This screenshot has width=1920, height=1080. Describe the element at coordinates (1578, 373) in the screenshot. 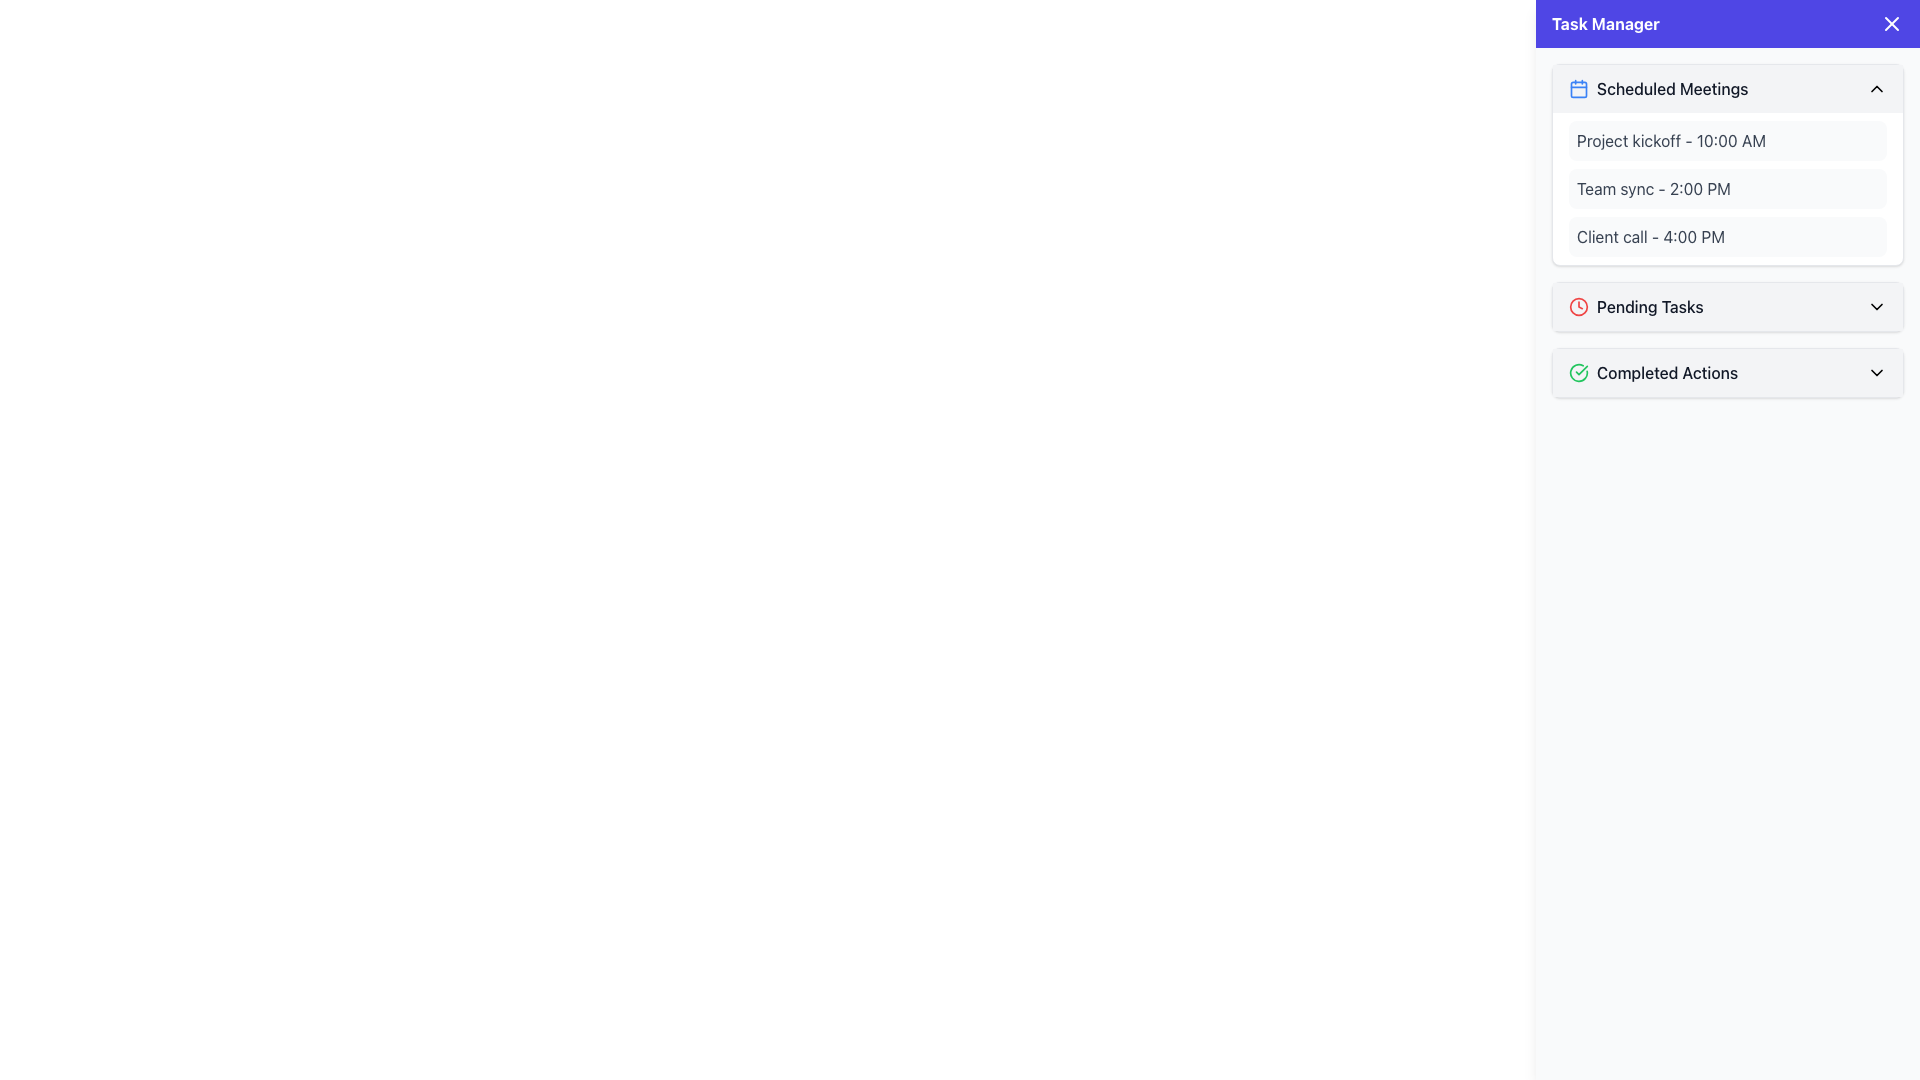

I see `the icon indicating completed tasks in the 'Completed Actions' section of the task manager interface` at that location.